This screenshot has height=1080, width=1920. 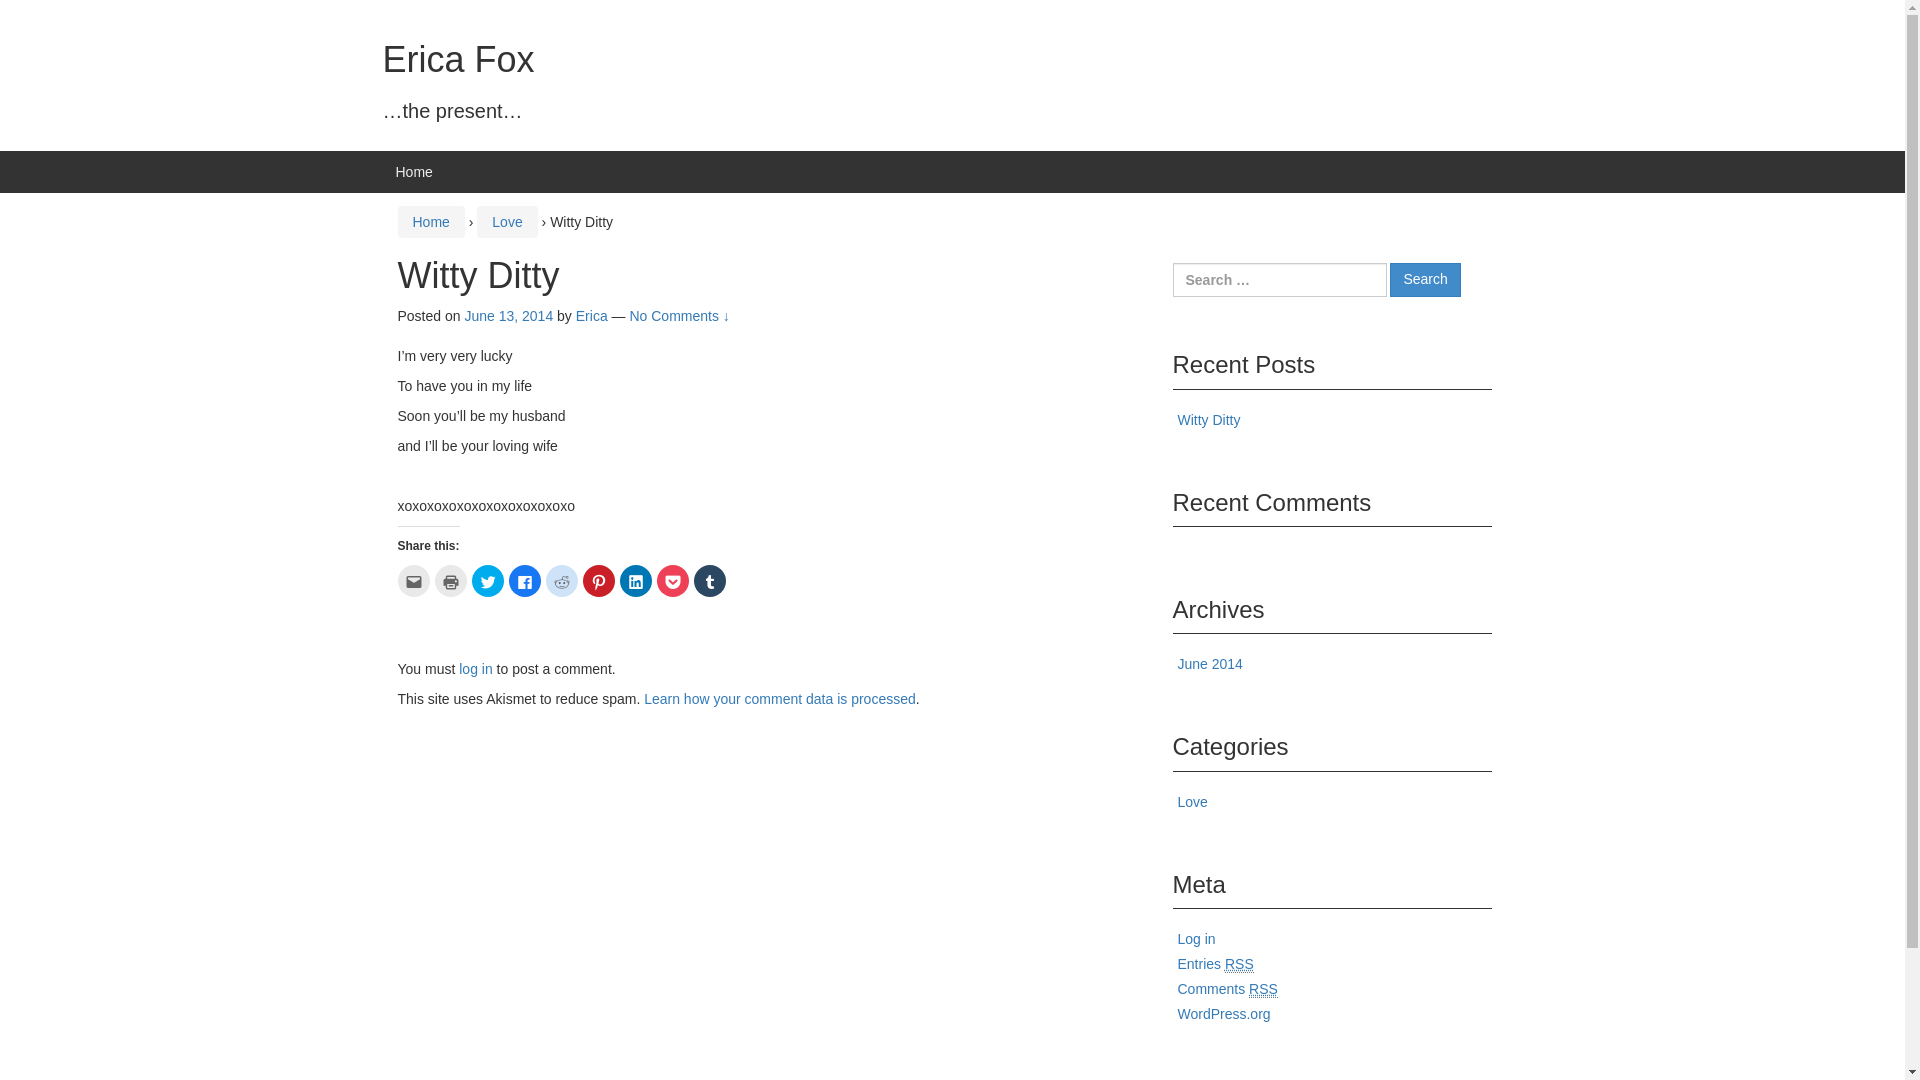 What do you see at coordinates (672, 581) in the screenshot?
I see `'Click to share on Pocket (Opens in new window)'` at bounding box center [672, 581].